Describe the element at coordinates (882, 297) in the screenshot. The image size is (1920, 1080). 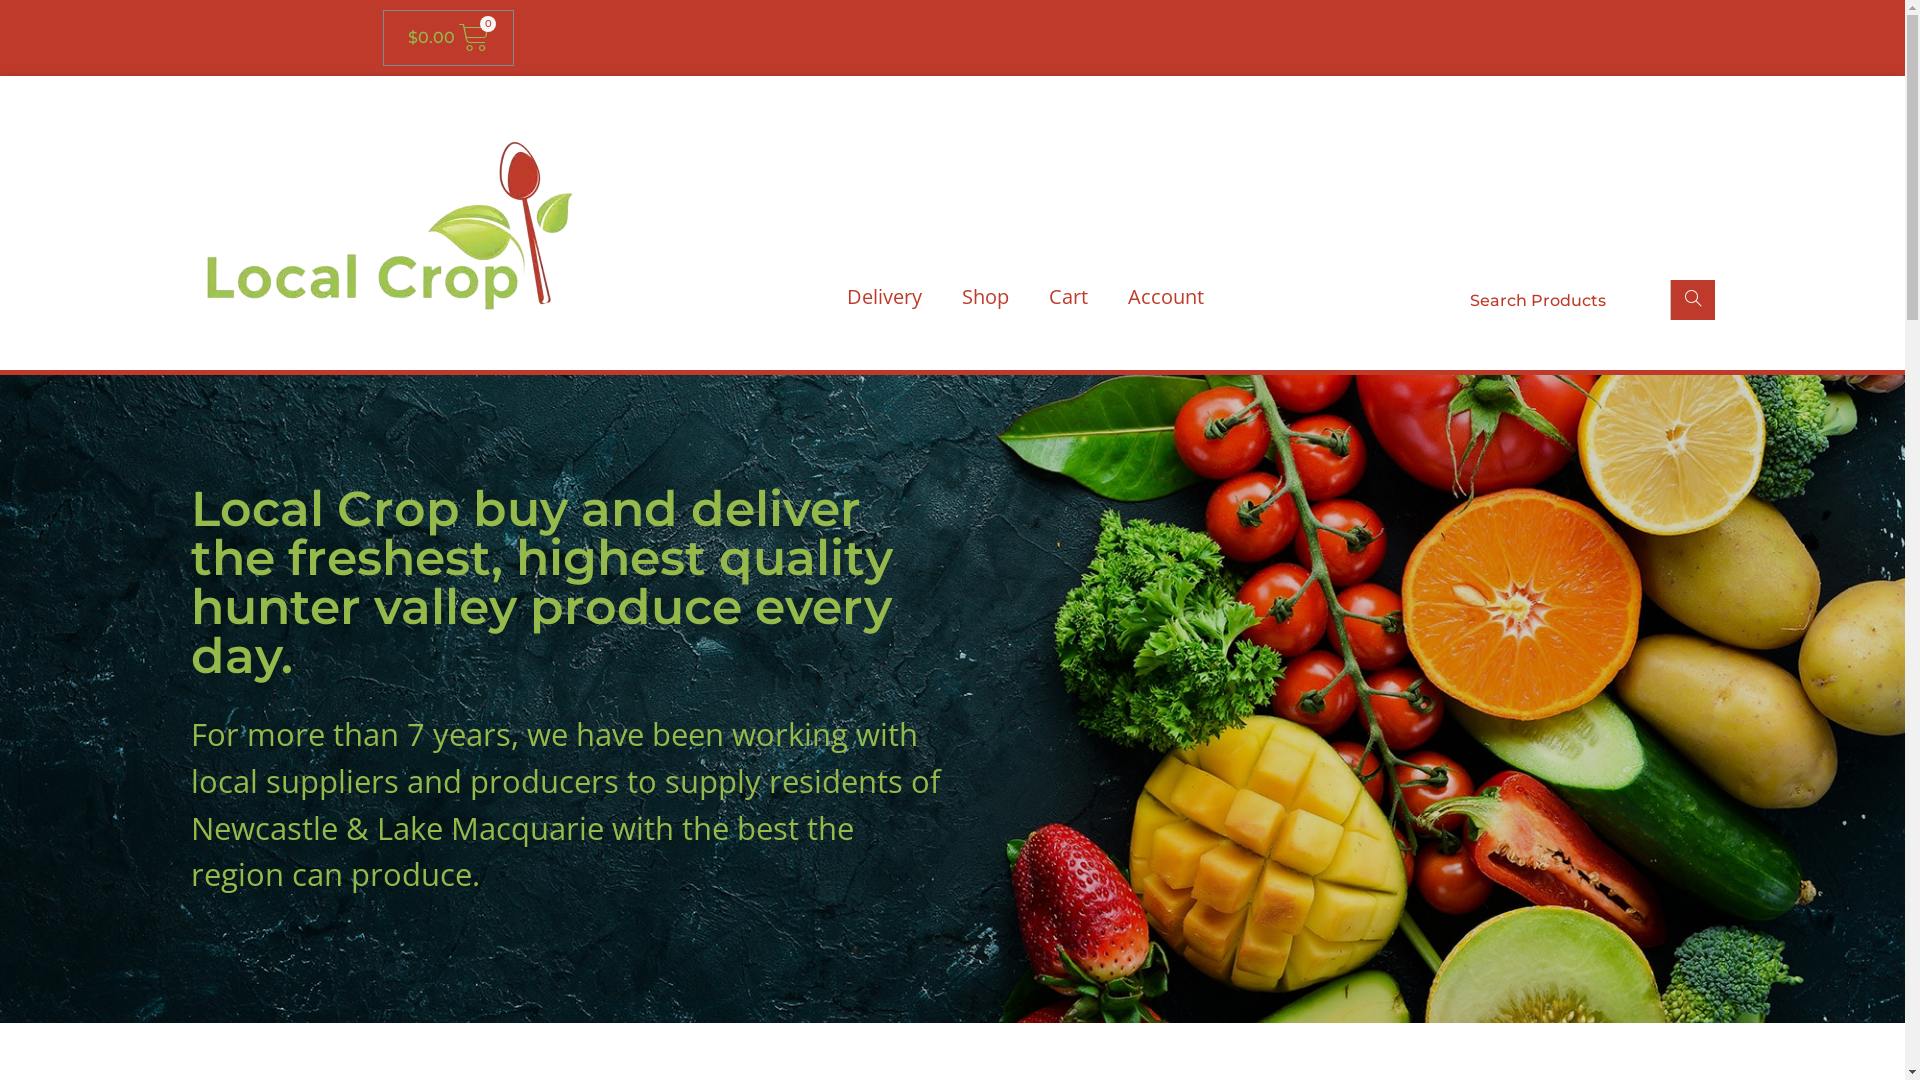
I see `'Delivery'` at that location.